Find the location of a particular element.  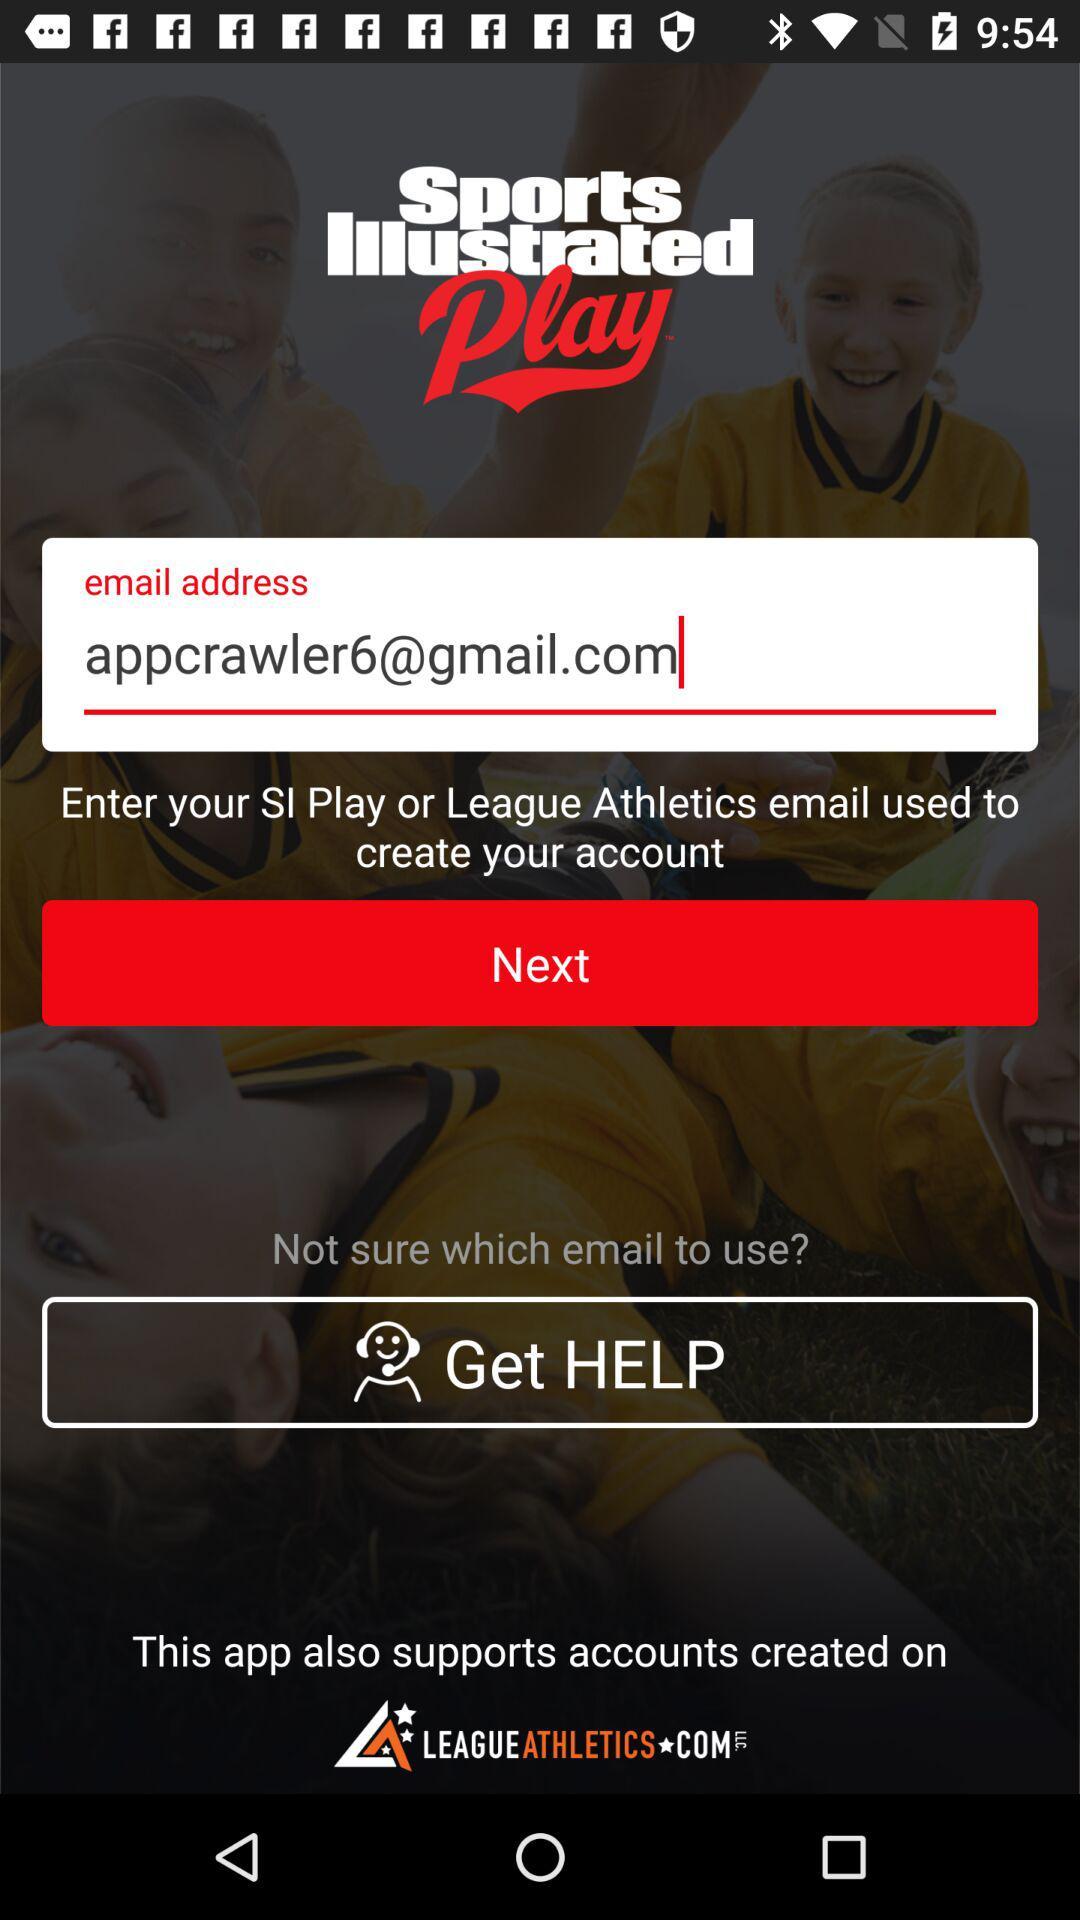

next is located at coordinates (540, 963).